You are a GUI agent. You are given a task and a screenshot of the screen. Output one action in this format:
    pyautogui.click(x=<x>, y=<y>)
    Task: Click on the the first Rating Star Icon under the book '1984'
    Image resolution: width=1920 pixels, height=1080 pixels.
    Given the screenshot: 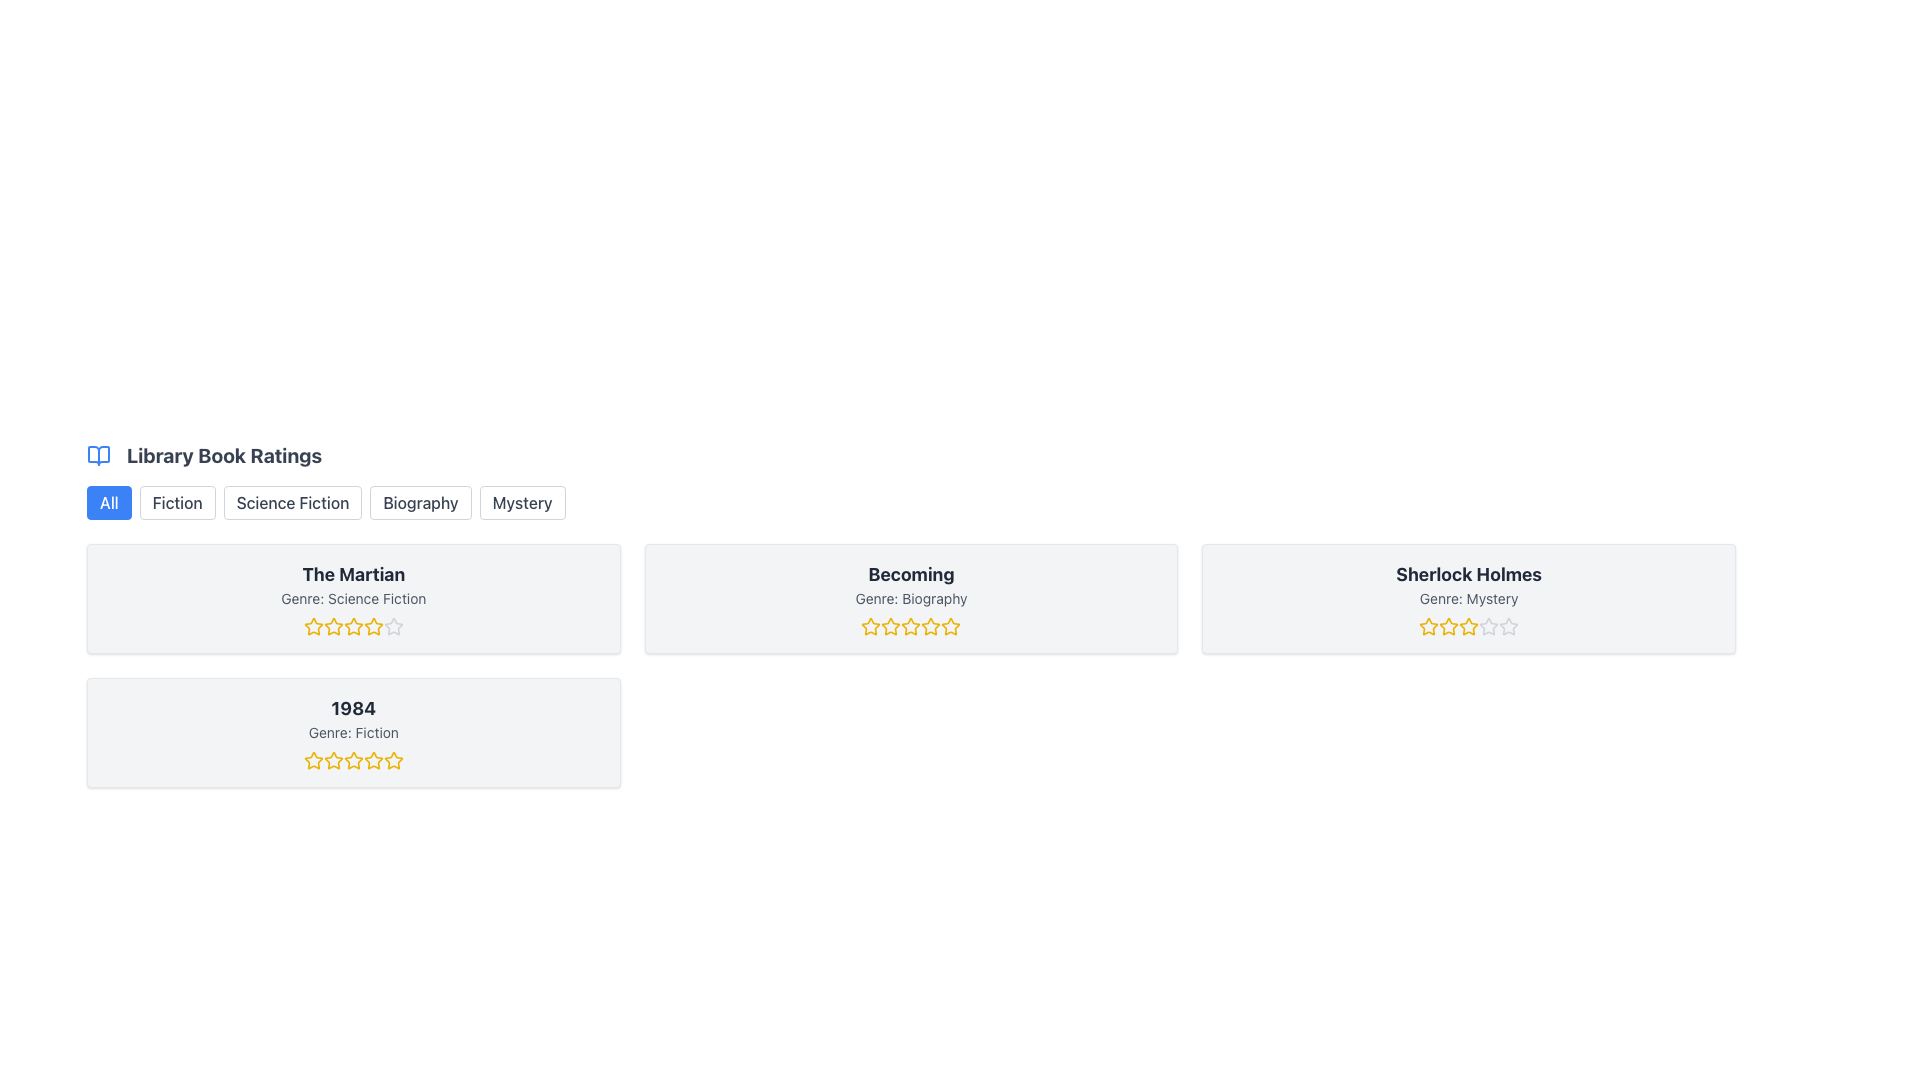 What is the action you would take?
    pyautogui.click(x=312, y=760)
    